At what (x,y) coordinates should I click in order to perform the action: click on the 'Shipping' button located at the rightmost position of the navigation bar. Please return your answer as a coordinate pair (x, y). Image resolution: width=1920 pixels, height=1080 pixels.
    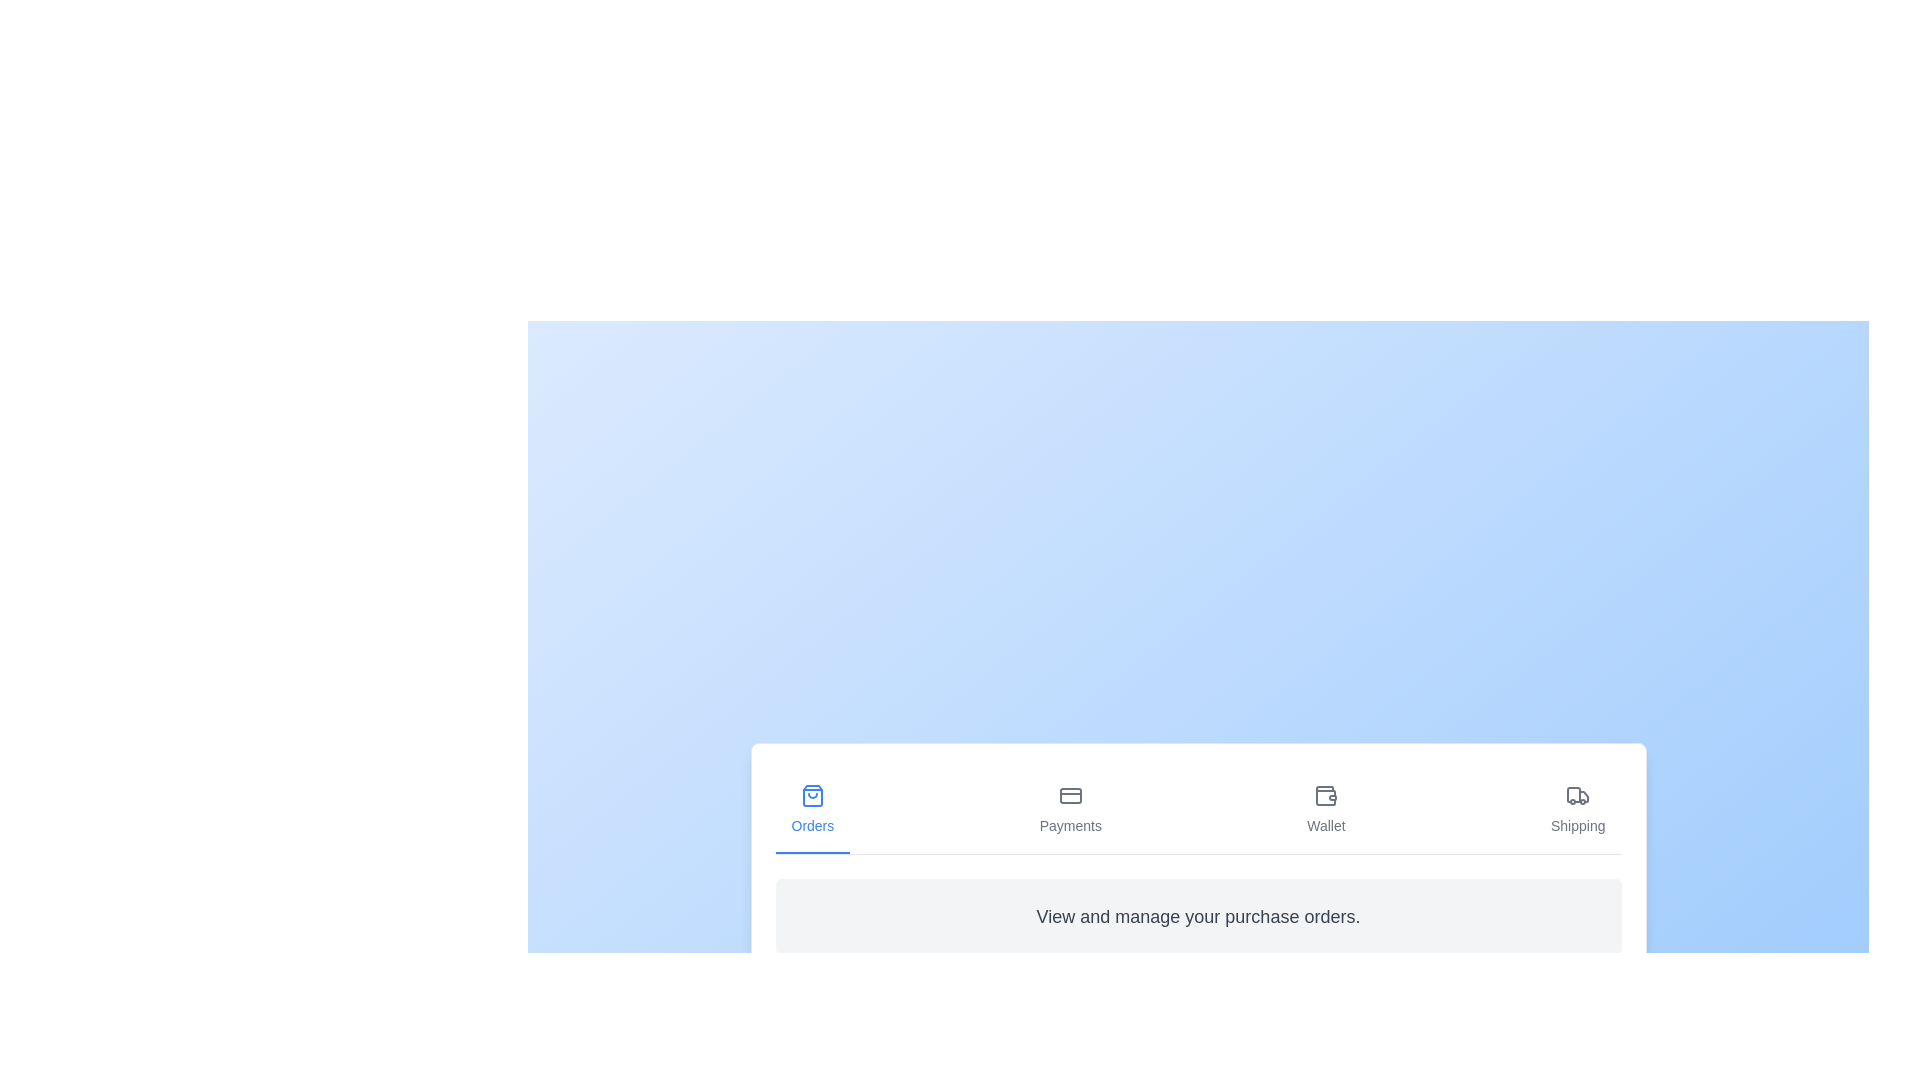
    Looking at the image, I should click on (1577, 810).